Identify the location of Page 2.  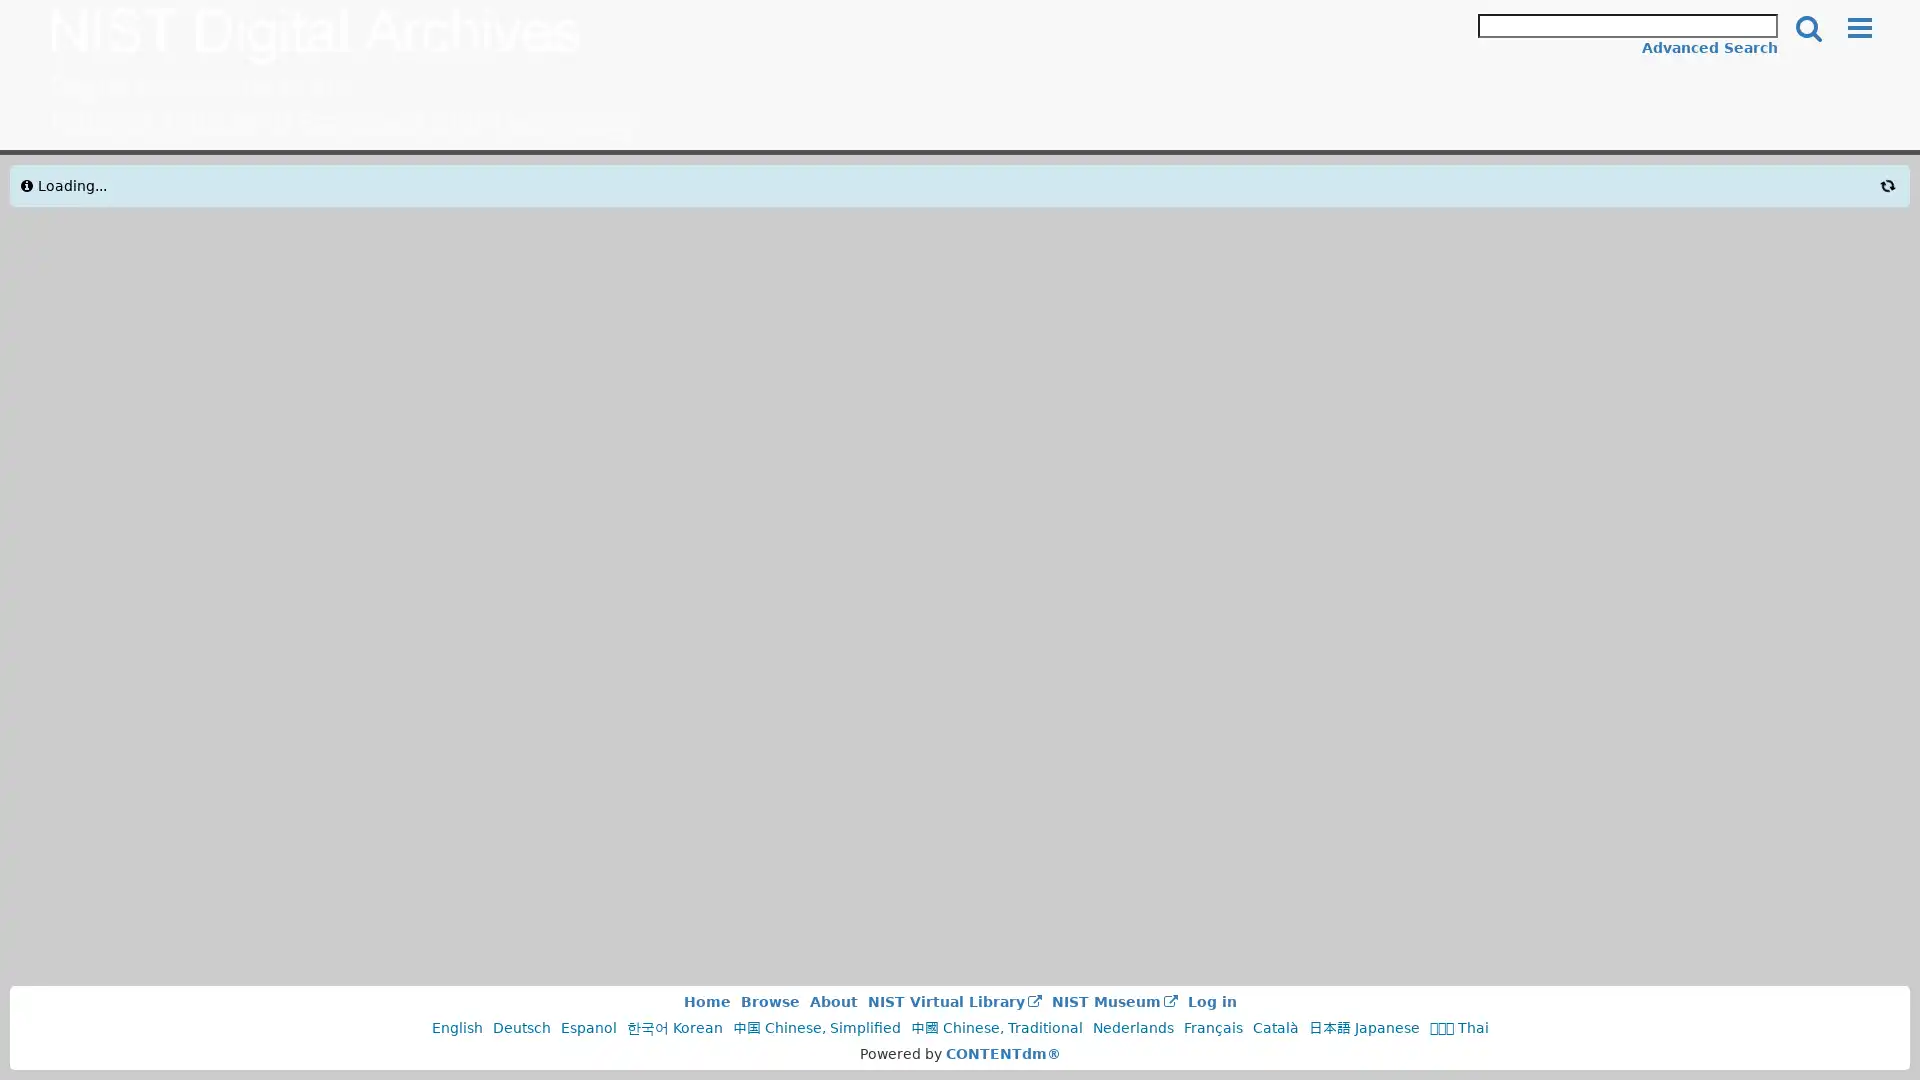
(1130, 350).